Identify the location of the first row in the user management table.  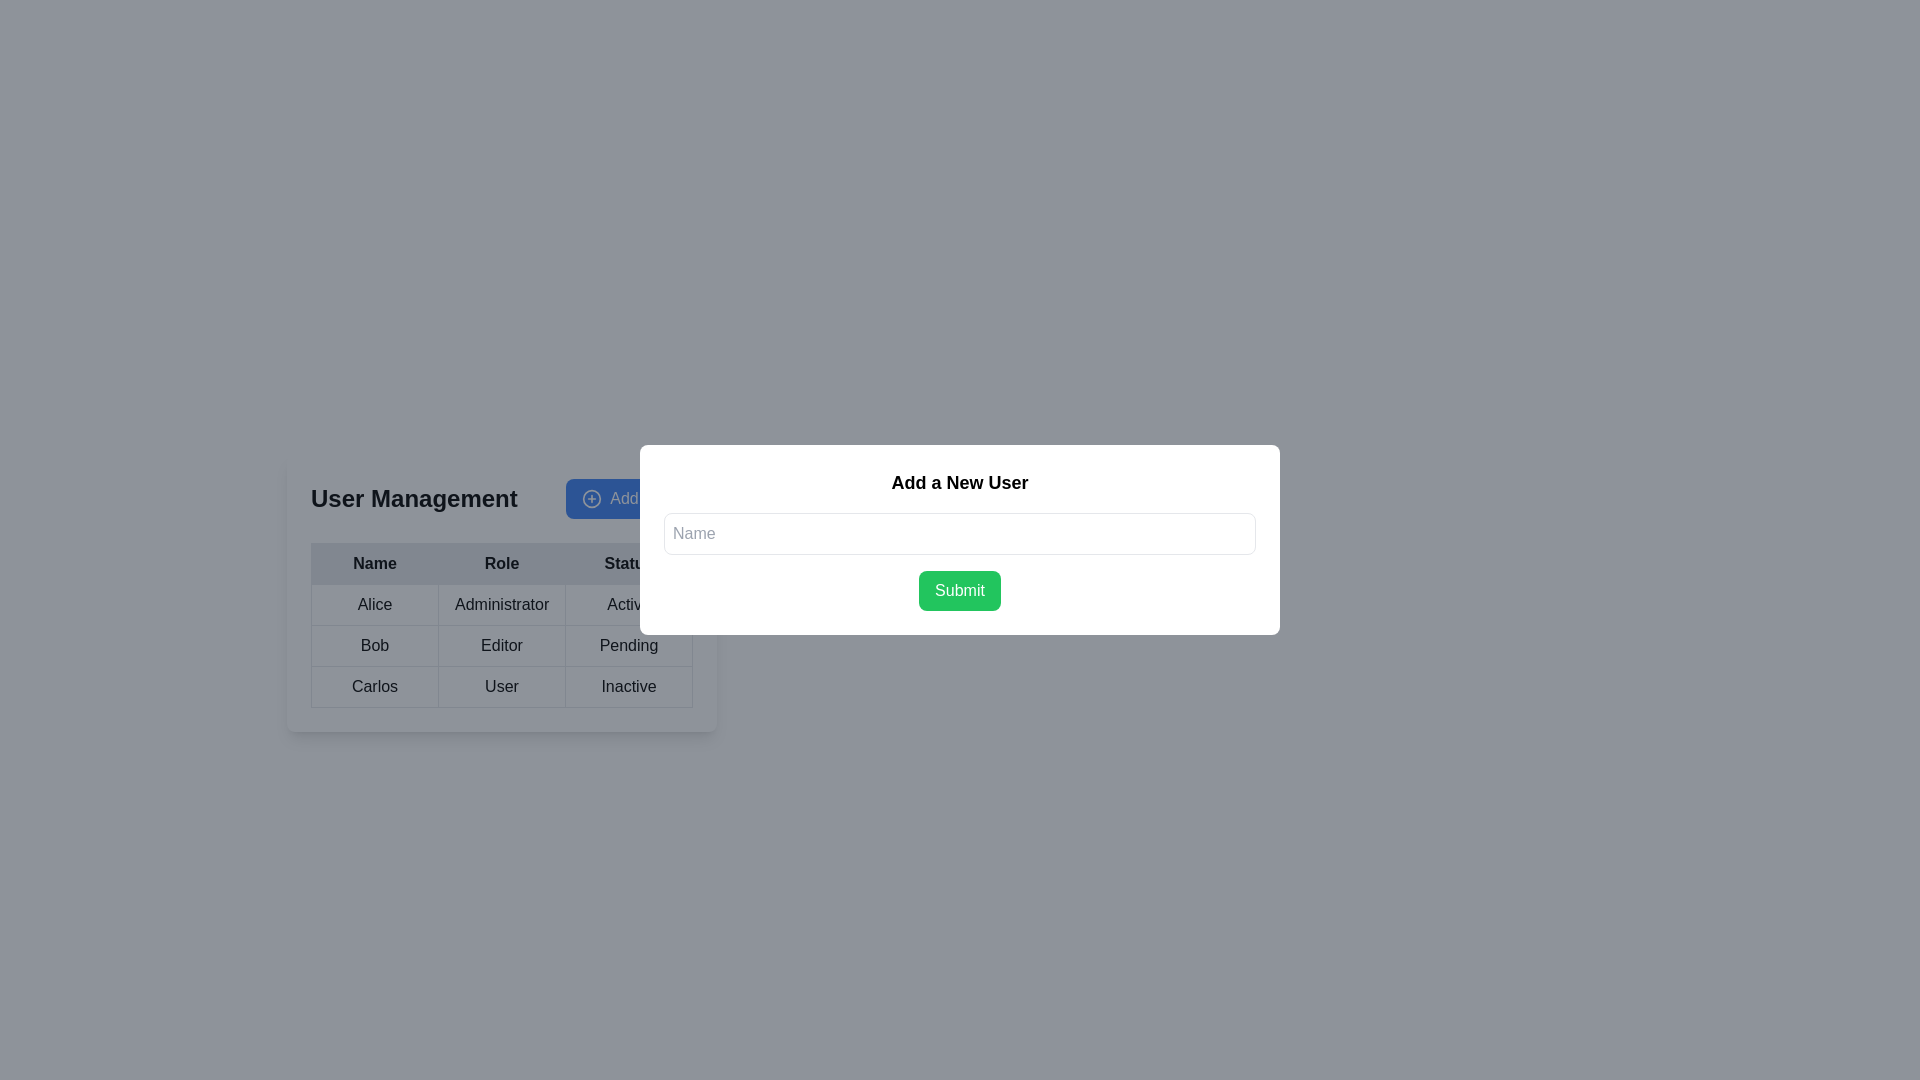
(502, 604).